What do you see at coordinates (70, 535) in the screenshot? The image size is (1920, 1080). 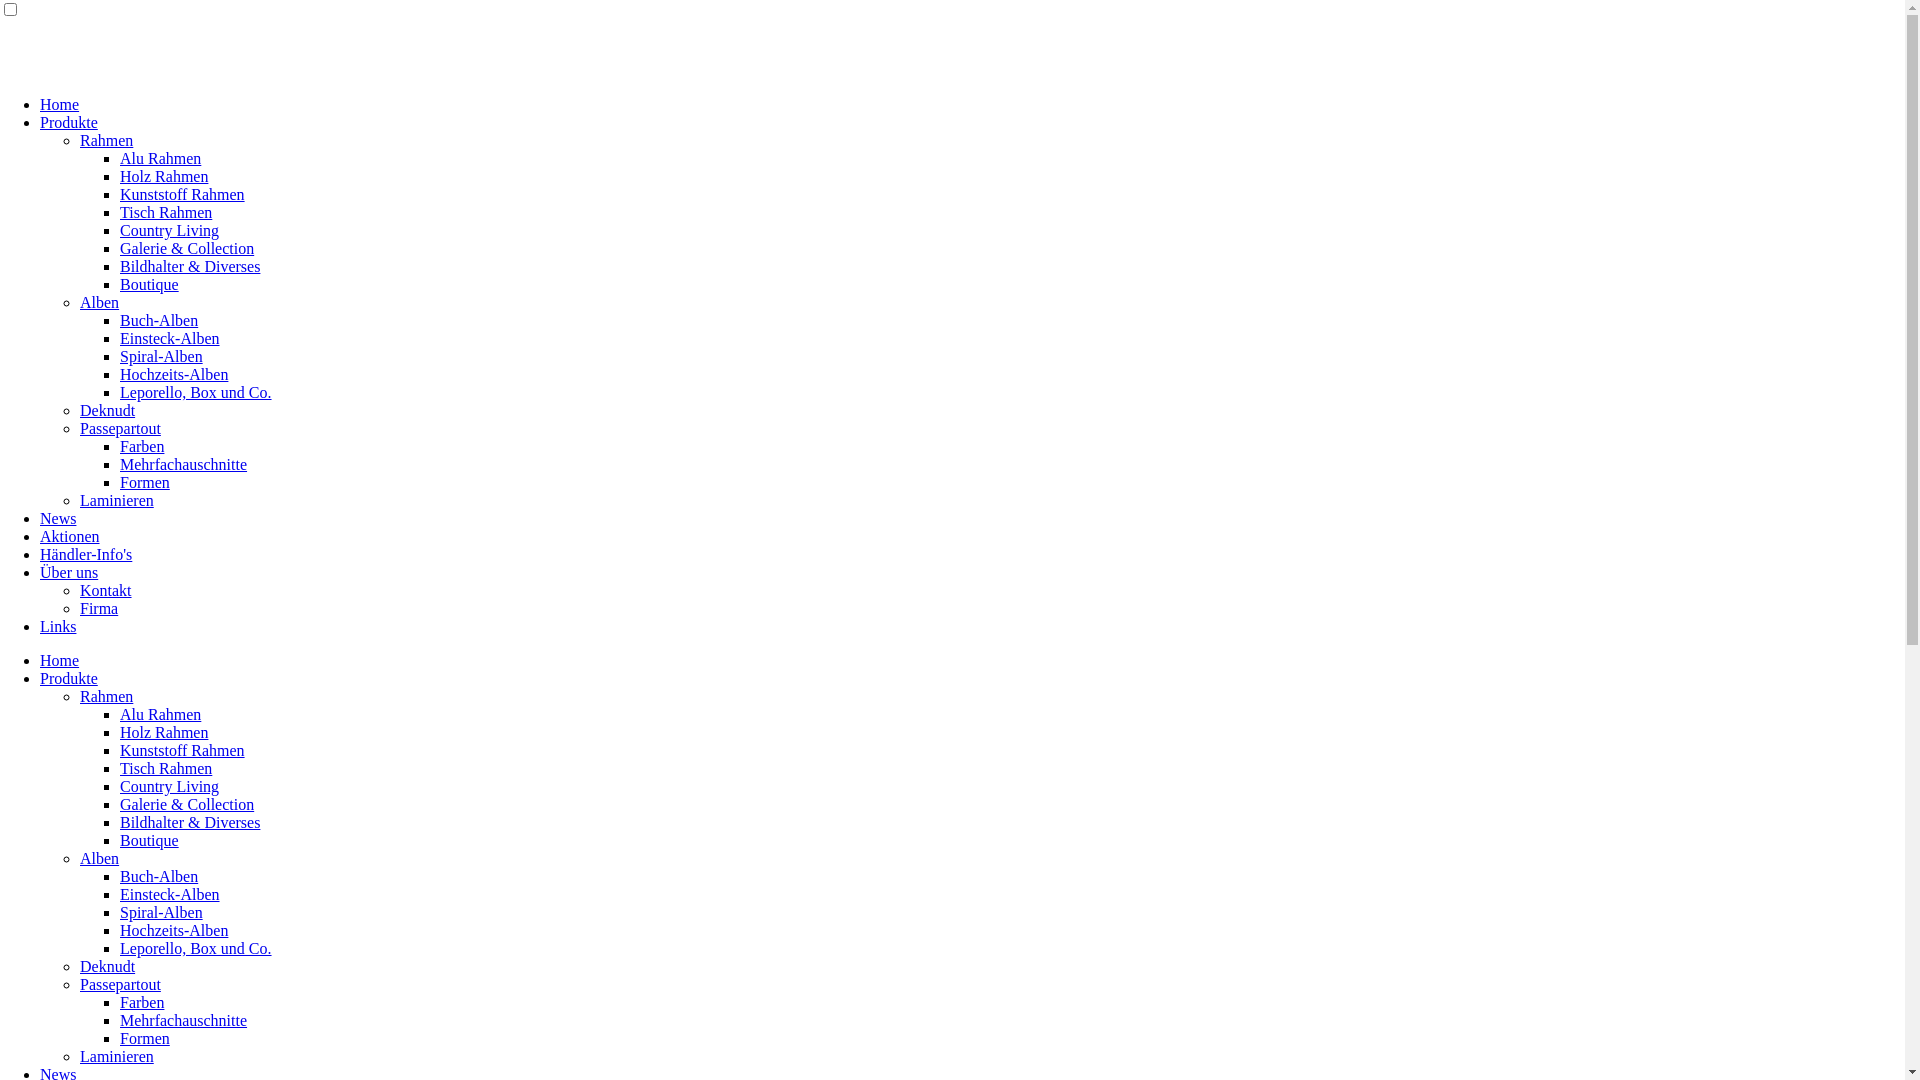 I see `'Aktionen'` at bounding box center [70, 535].